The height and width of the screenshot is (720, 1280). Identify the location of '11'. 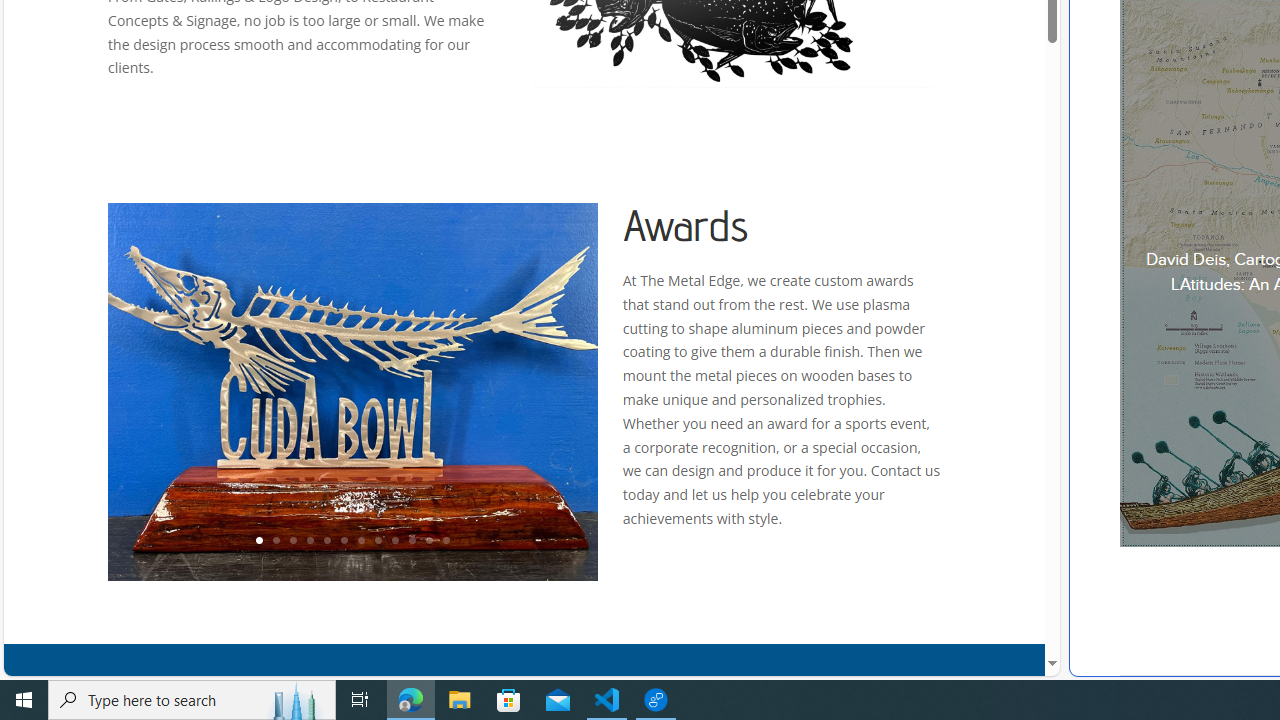
(427, 541).